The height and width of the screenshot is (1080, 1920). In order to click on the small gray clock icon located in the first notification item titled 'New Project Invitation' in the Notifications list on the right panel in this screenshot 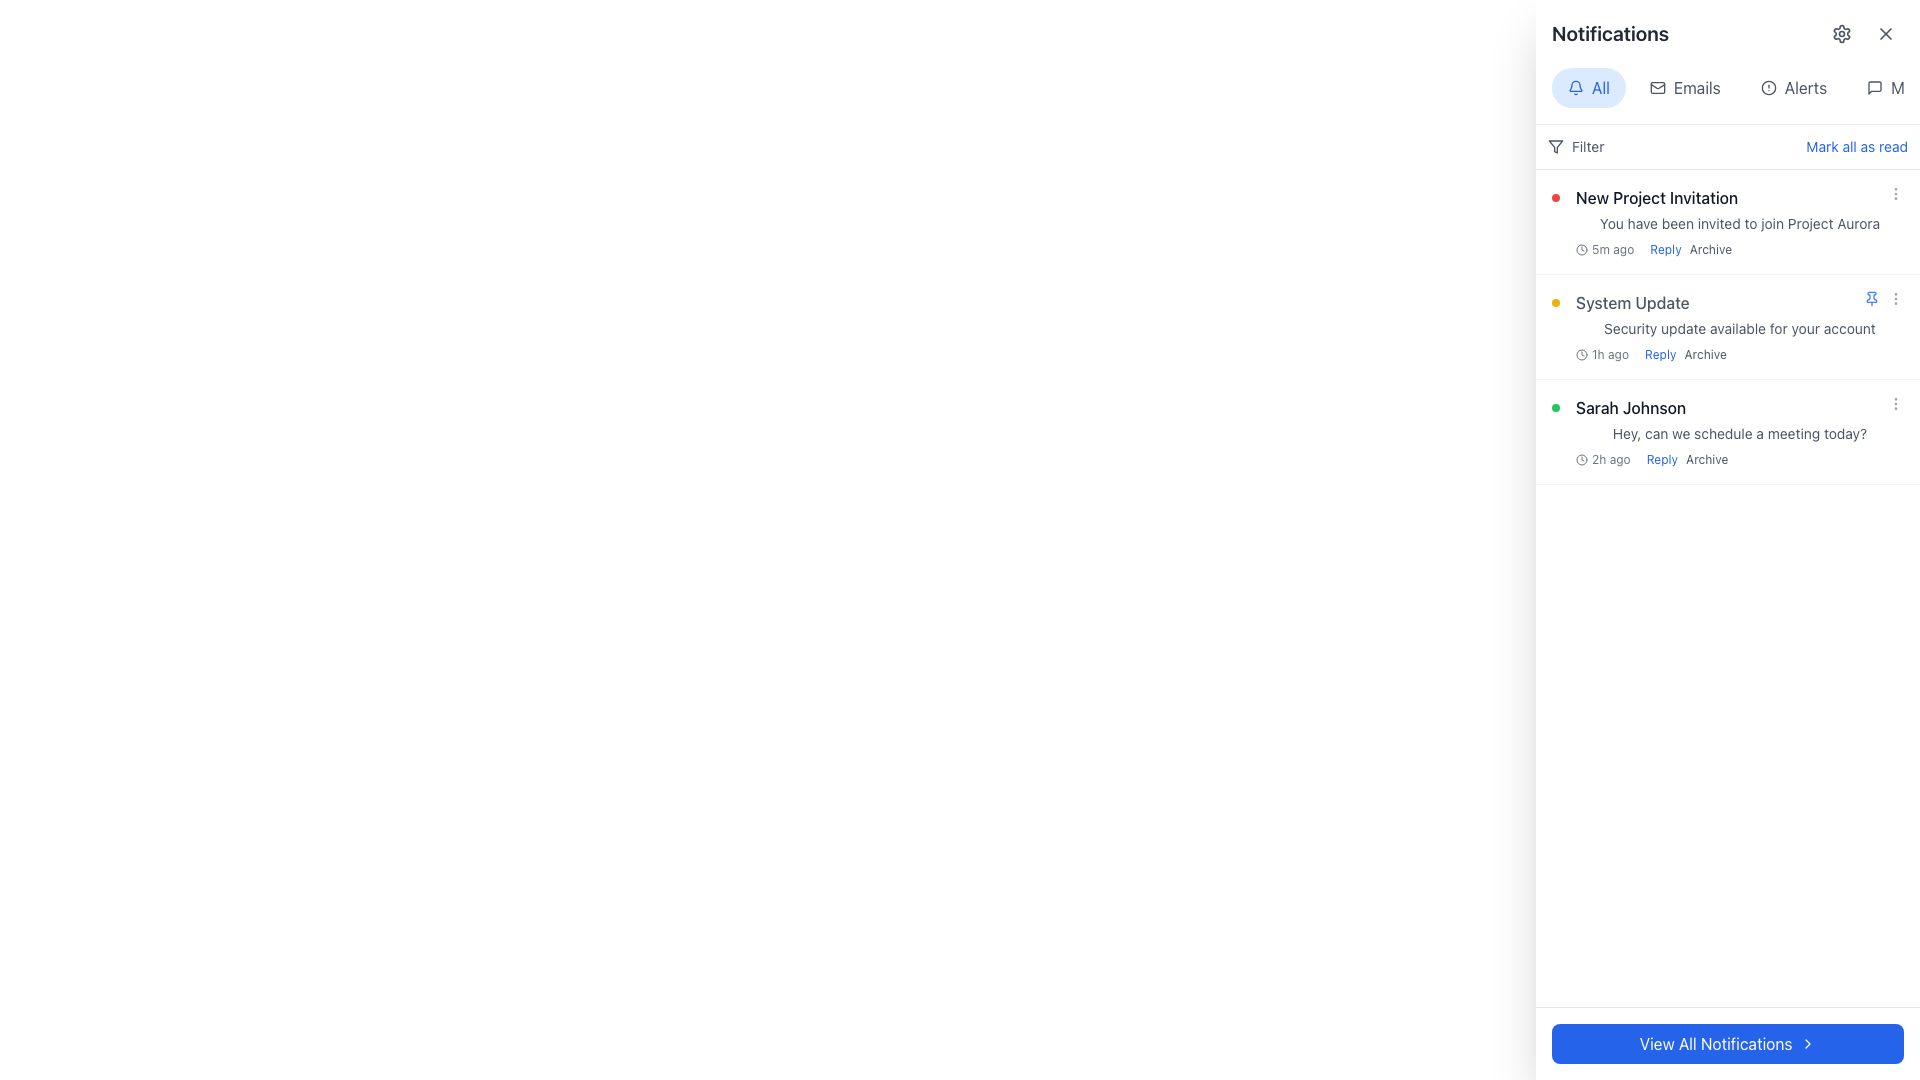, I will do `click(1581, 249)`.